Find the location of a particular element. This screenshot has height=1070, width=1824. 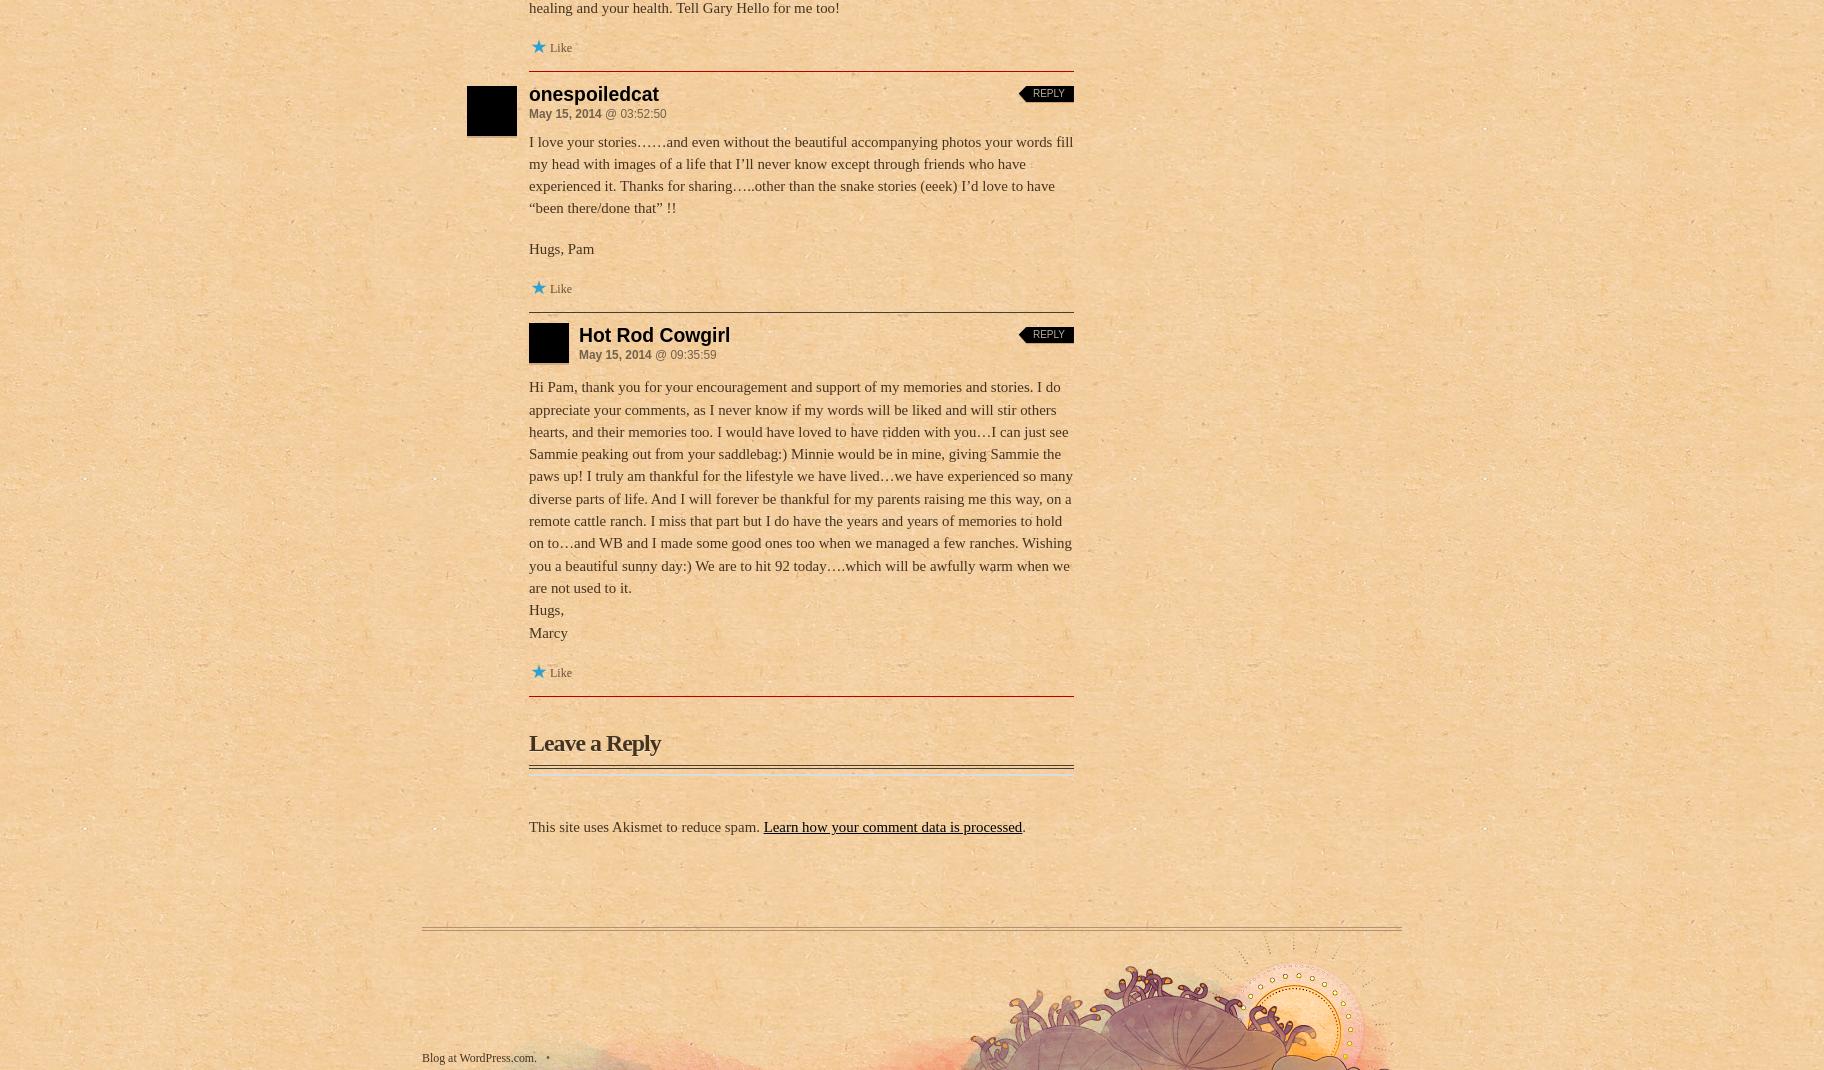

'Hi Pam, thank you for your encouragement and support of my memories and stories. I do appreciate your comments, as I never know if my words will be liked and will stir others hearts, and their memories too. I would have loved to have ridden with you…I can just see Sammie peaking out from your saddlebag:) Minnie would be in mine, giving Sammie the paws up! I truly am thankful for the lifestyle we have lived…we have experienced so many diverse parts of life. And I will forever be thankful for my parents raising me this way, on a remote cattle ranch. I miss that part but I do have the years and years of memories to hold on to…and WB and I made some good ones too when we managed a few ranches. Wishing you a beautiful sunny day:) We are to hit 92 today….which will be awfully warm when we are not used to it.' is located at coordinates (800, 487).